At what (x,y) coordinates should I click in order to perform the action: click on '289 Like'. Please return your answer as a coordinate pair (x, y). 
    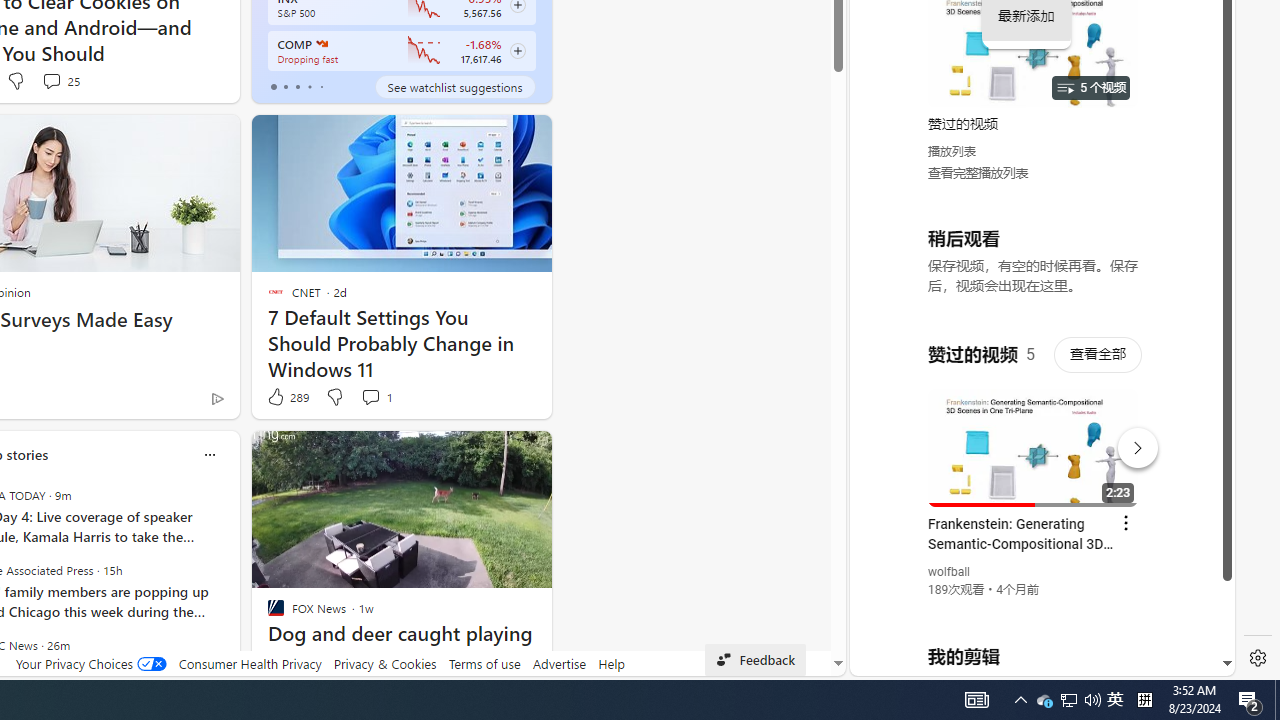
    Looking at the image, I should click on (286, 397).